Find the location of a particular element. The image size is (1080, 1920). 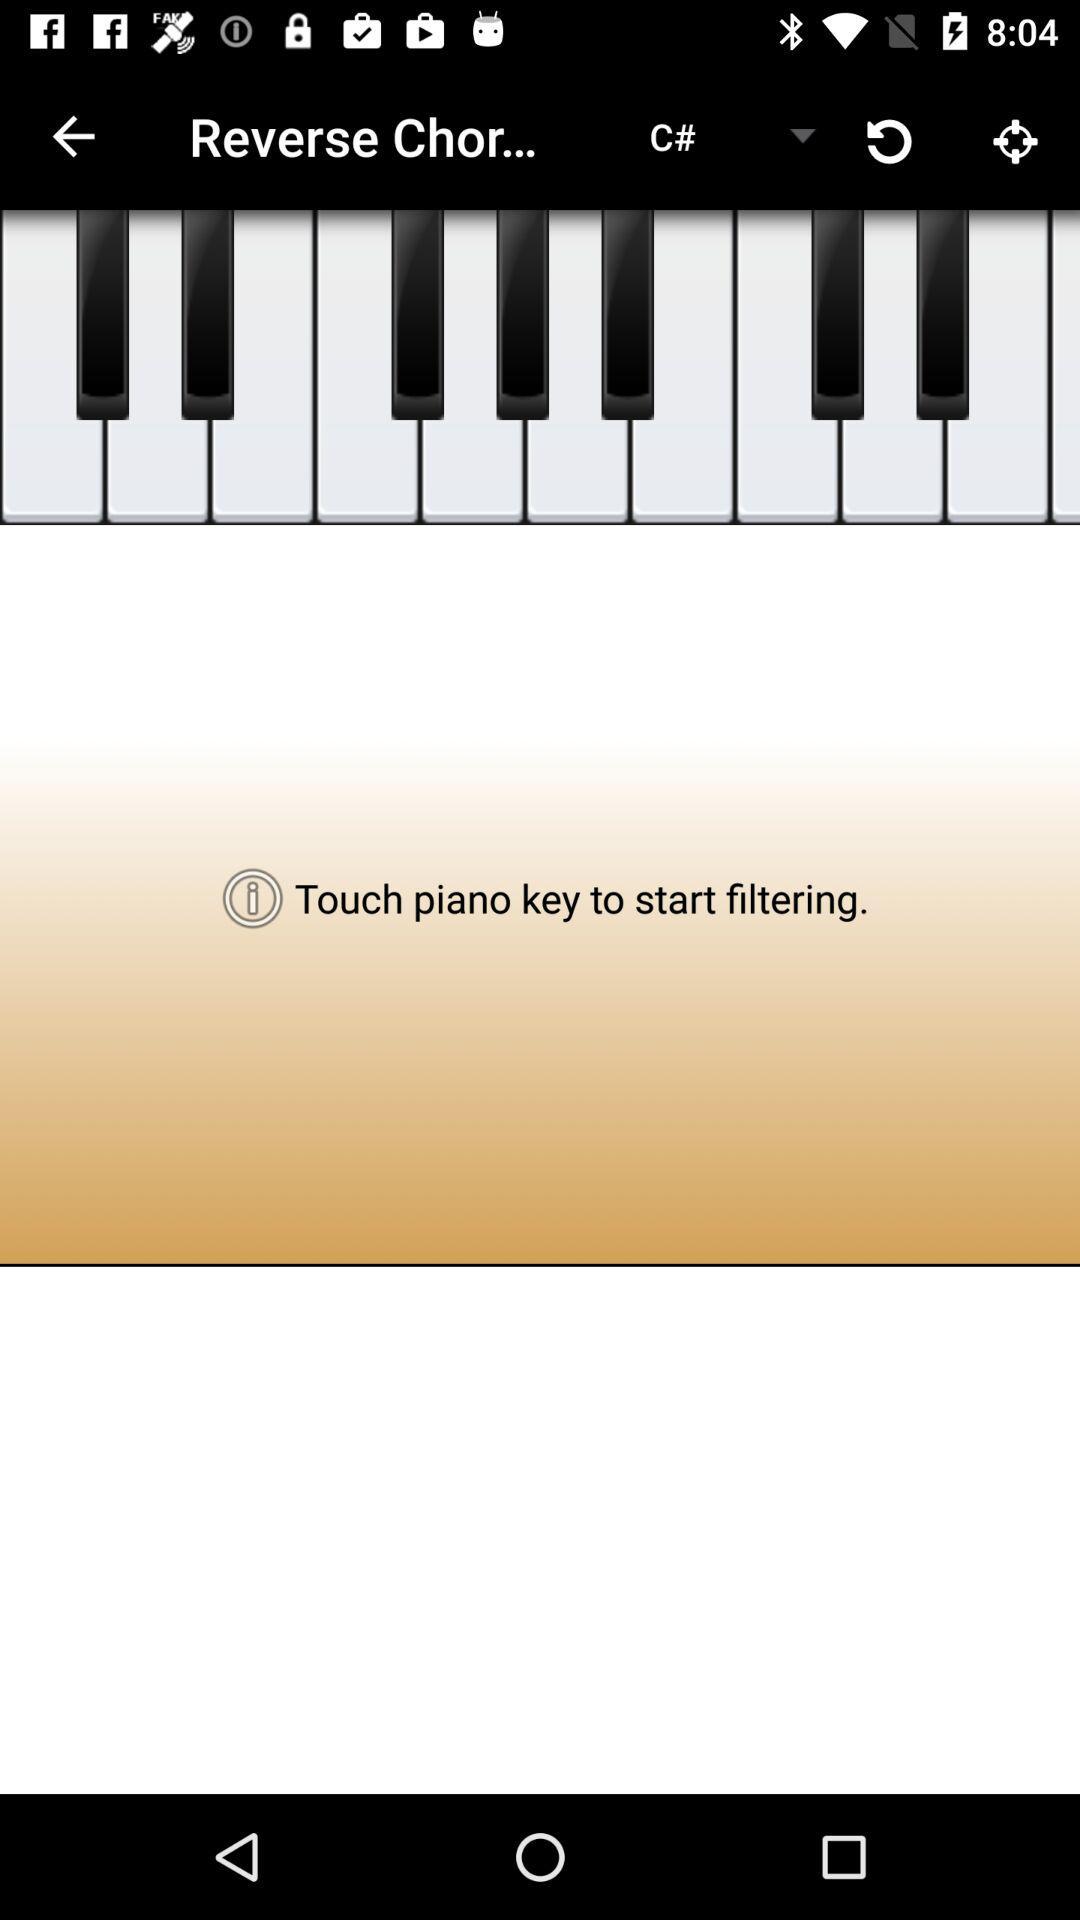

filter 6th piano key is located at coordinates (577, 367).